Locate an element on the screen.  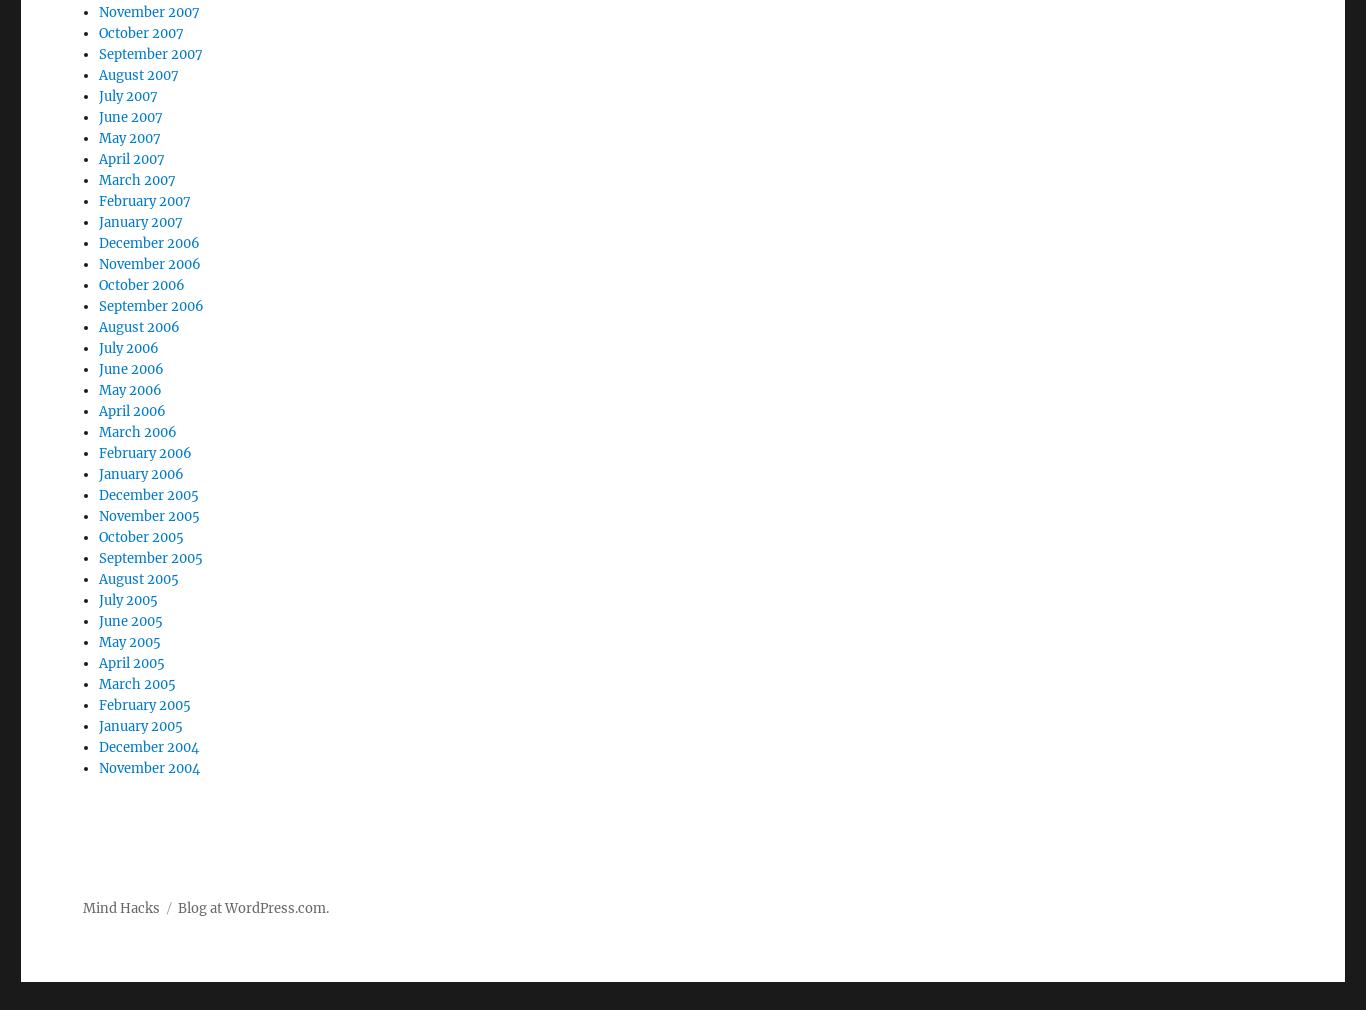
'December 2006' is located at coordinates (148, 187).